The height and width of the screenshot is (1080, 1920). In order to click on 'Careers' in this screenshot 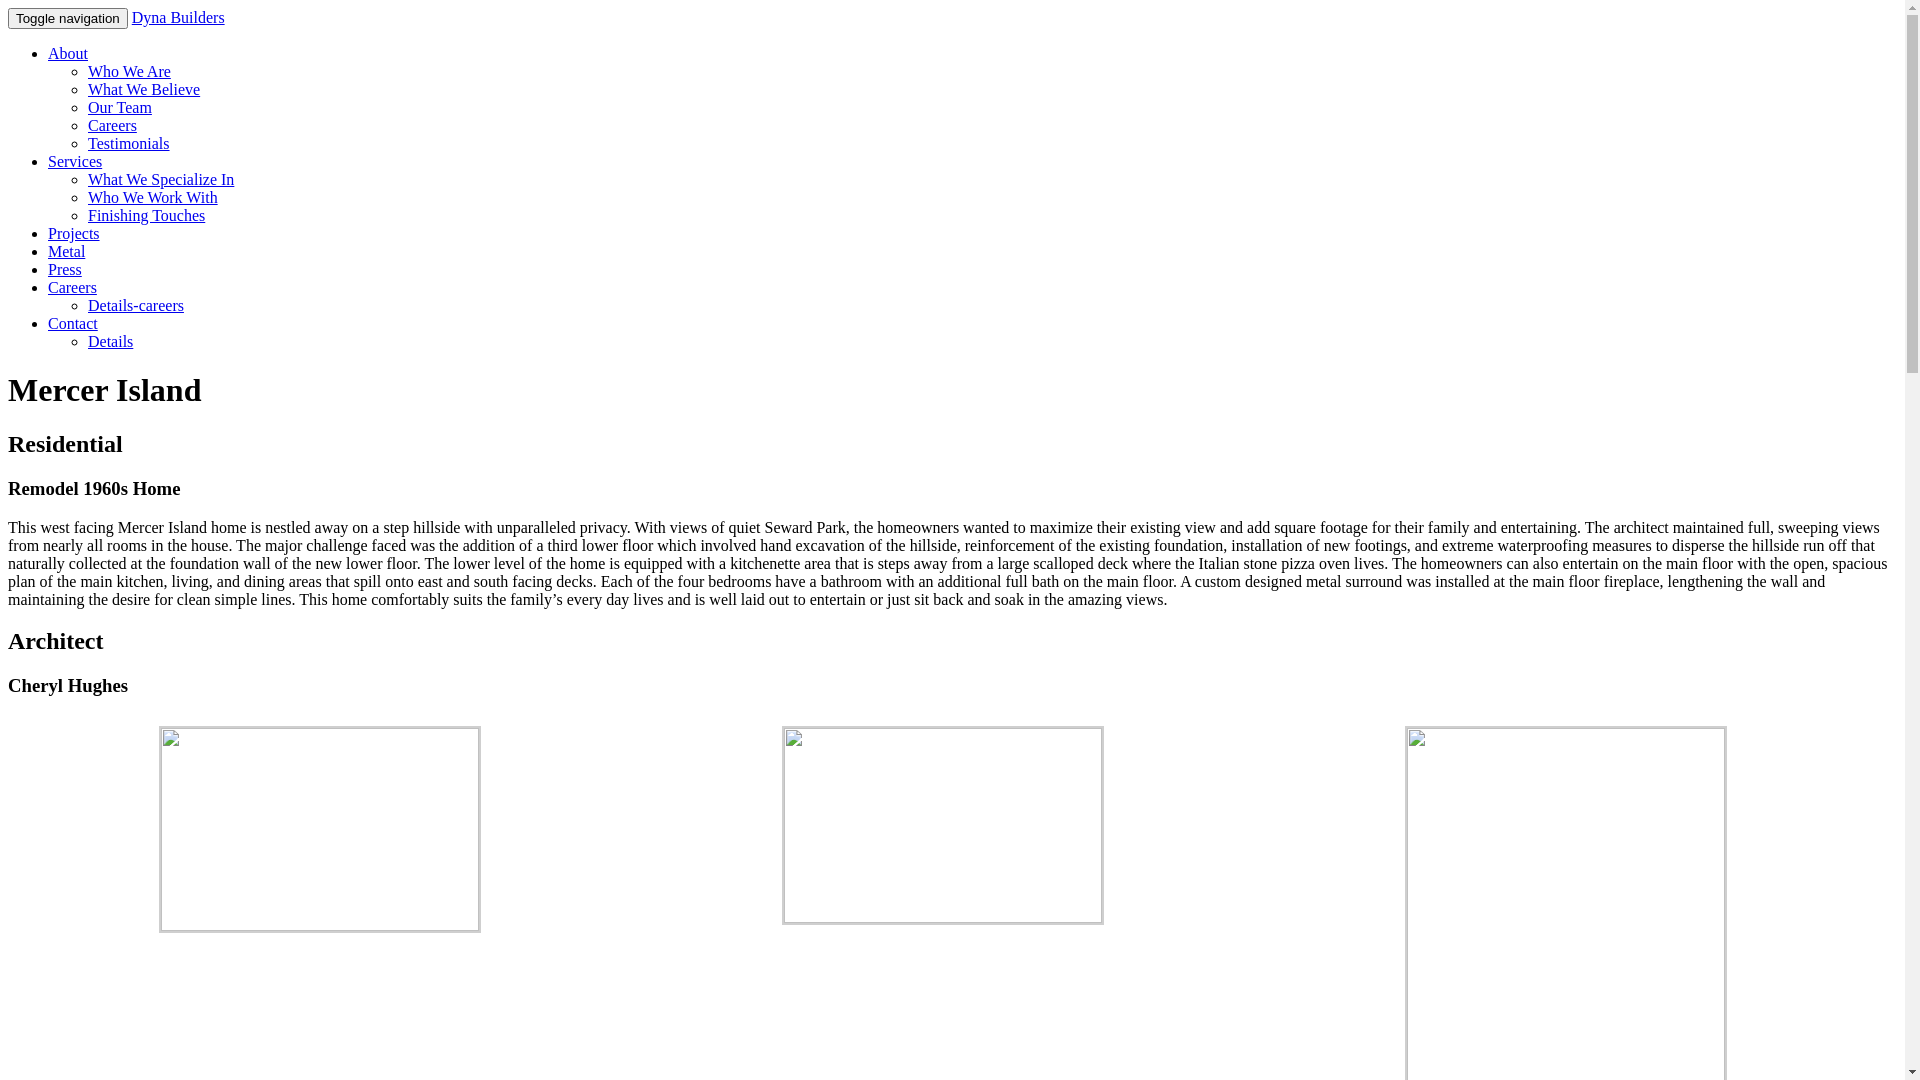, I will do `click(72, 287)`.